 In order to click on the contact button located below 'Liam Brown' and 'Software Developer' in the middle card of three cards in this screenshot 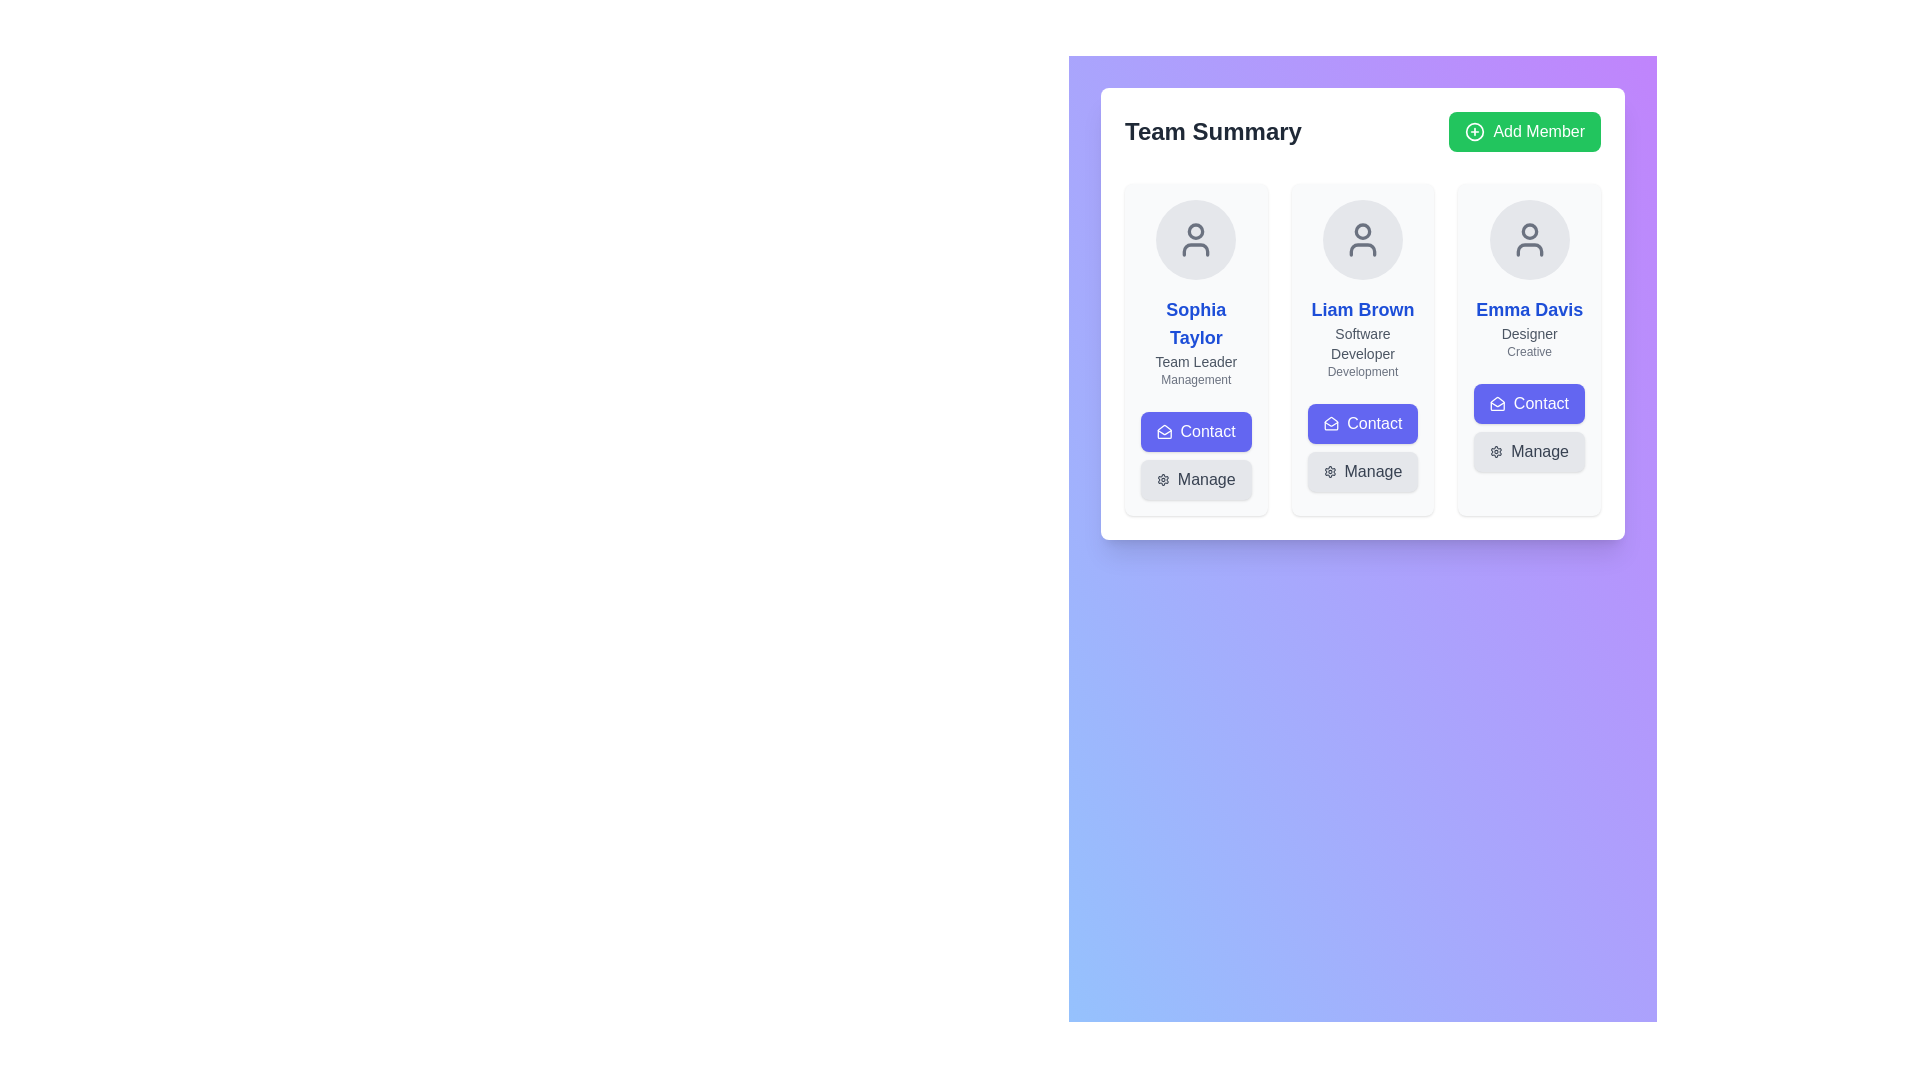, I will do `click(1362, 423)`.